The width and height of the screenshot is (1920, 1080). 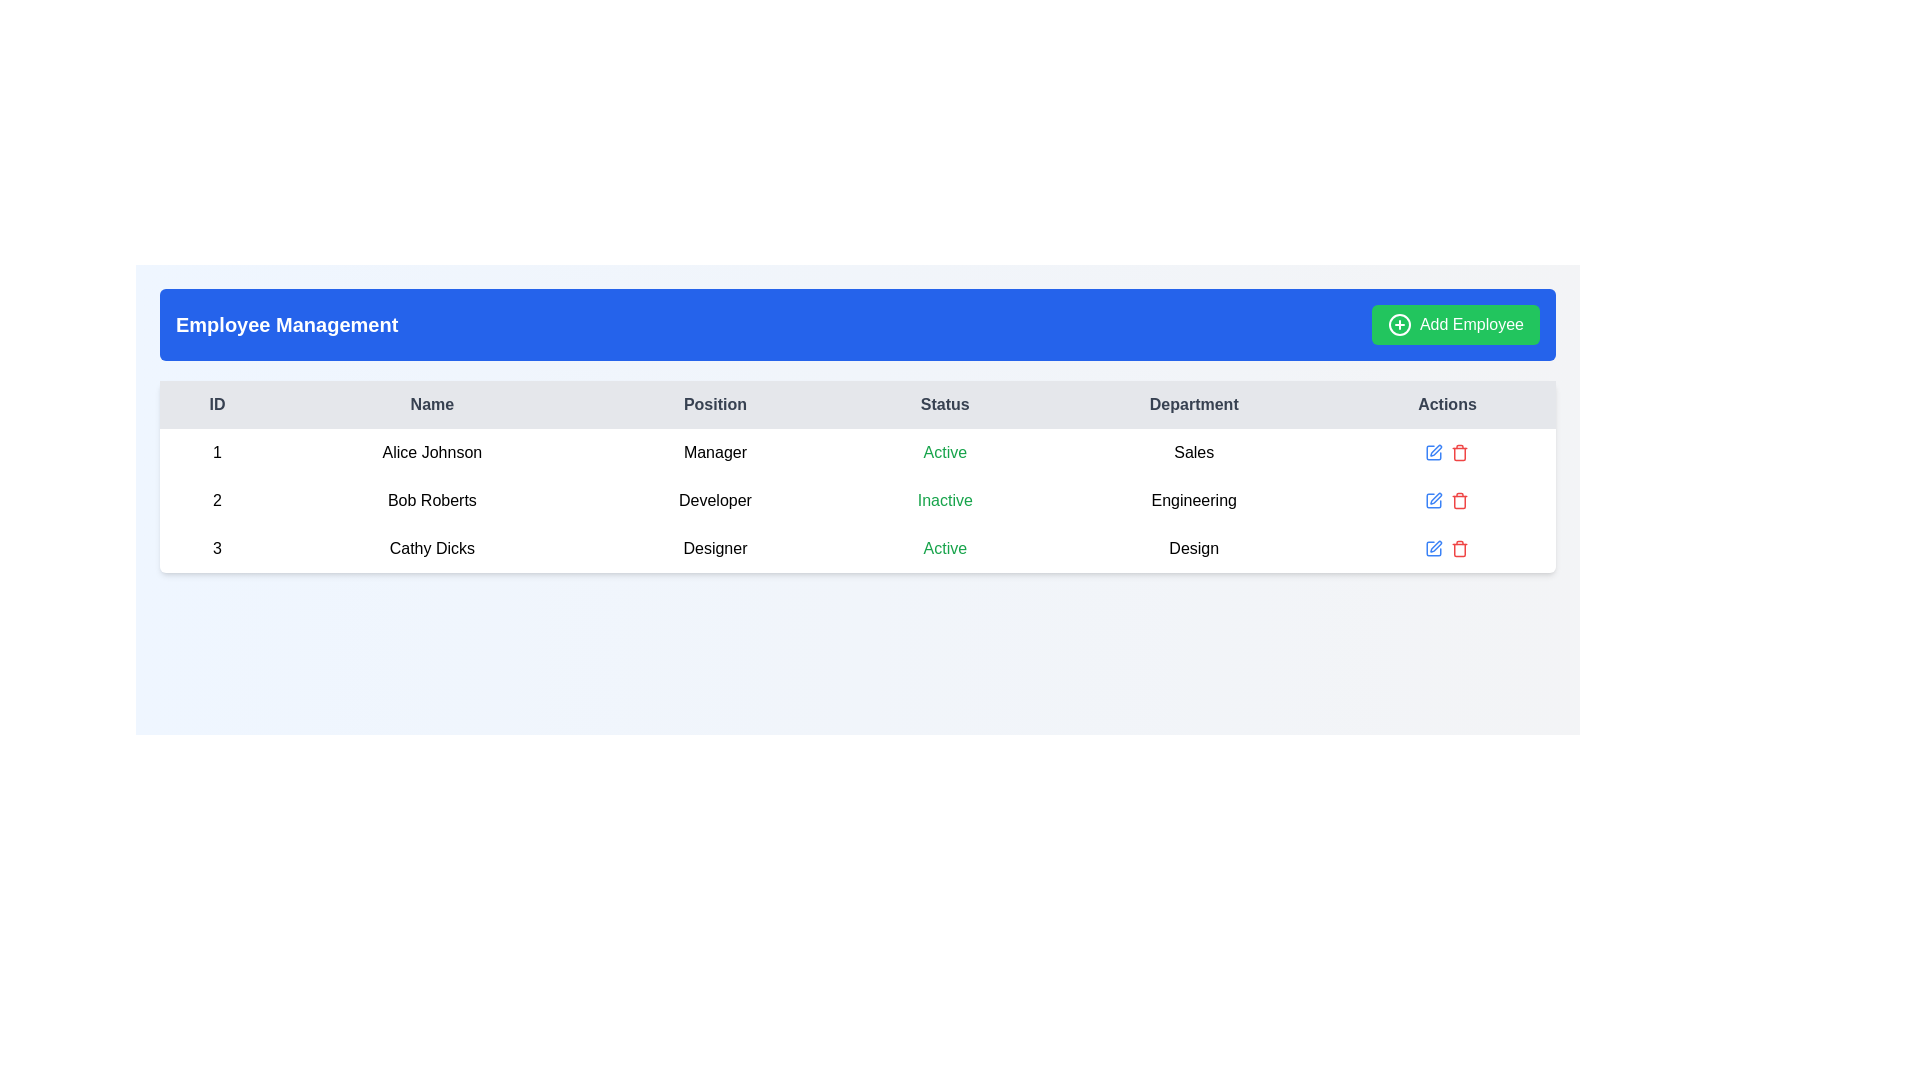 What do you see at coordinates (1433, 500) in the screenshot?
I see `the small blue pencil icon button in the 'Actions' column of the table, specifically in the second row associated with 'Bob Roberts'` at bounding box center [1433, 500].